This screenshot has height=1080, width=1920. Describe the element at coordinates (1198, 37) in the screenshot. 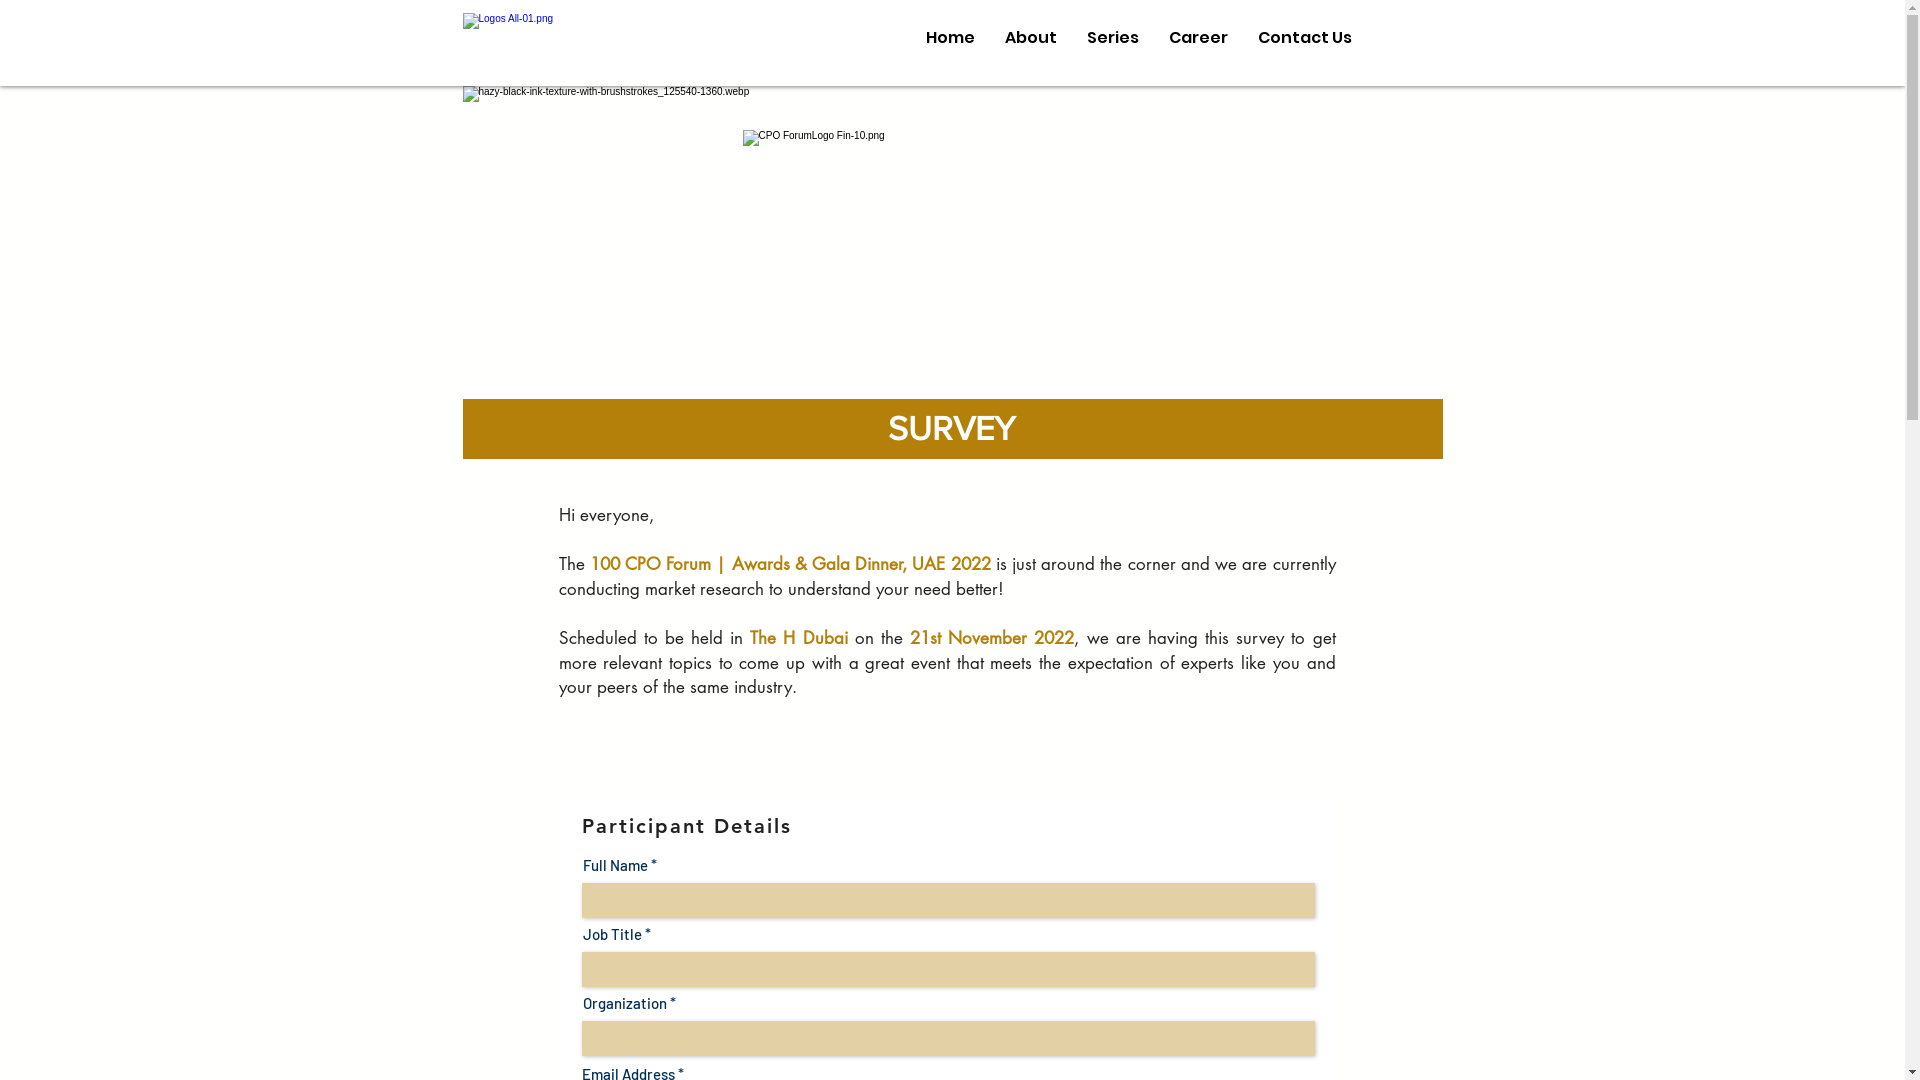

I see `'Career'` at that location.